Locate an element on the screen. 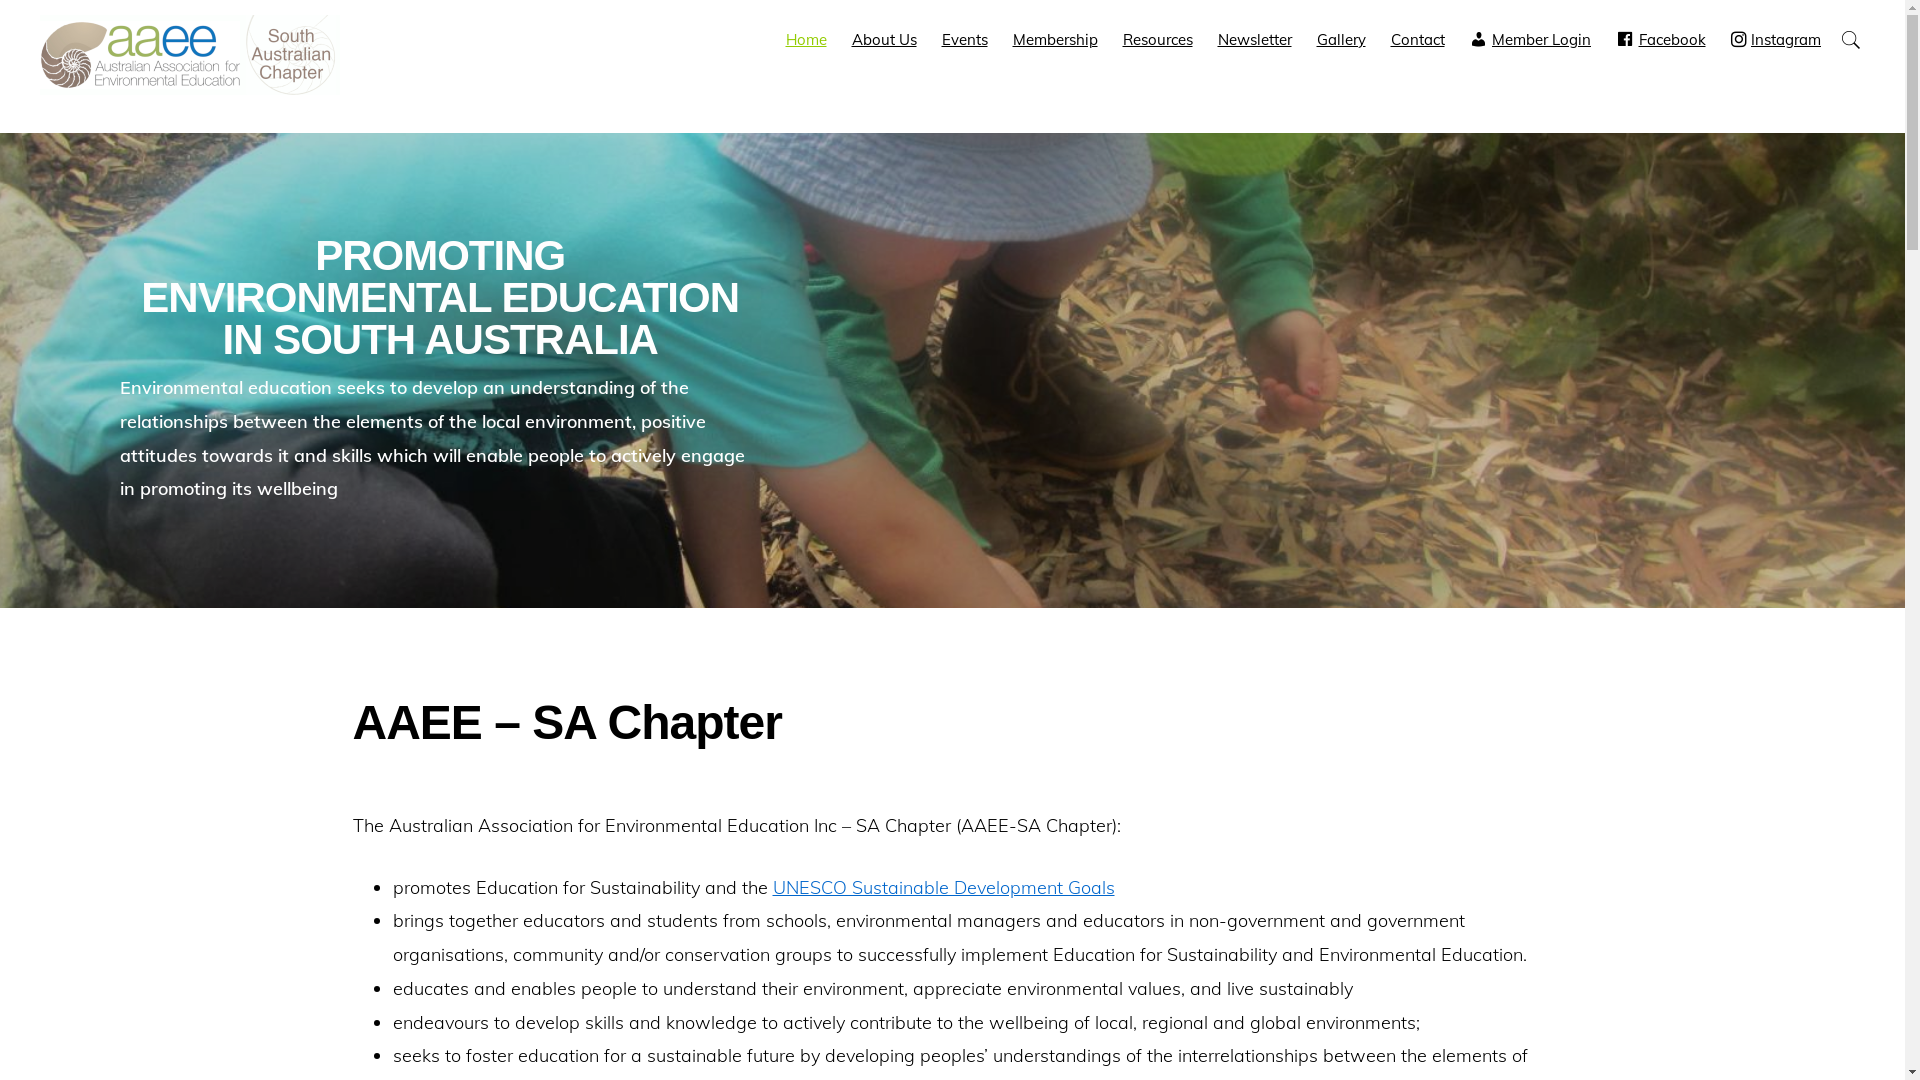  'Facebook' is located at coordinates (1606, 39).